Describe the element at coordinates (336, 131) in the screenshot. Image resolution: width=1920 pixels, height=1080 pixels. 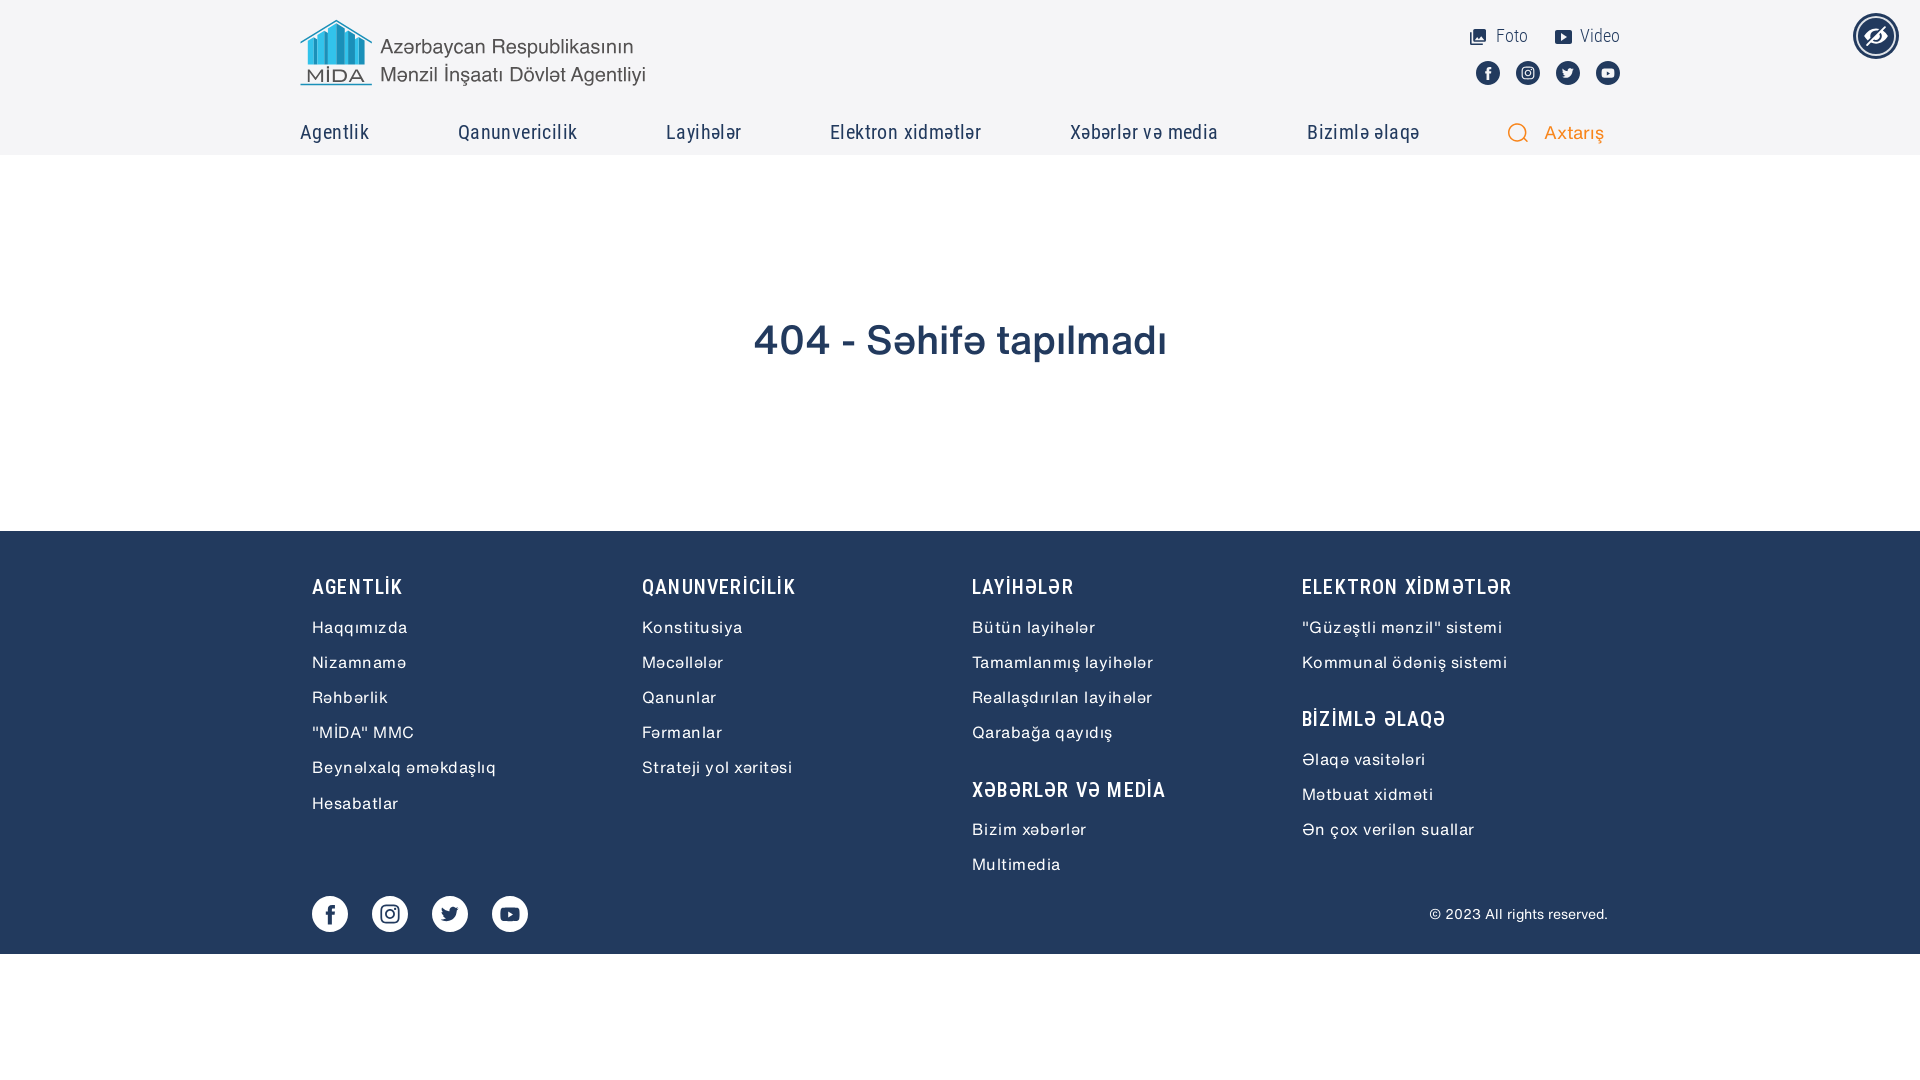
I see `'Agentlik'` at that location.